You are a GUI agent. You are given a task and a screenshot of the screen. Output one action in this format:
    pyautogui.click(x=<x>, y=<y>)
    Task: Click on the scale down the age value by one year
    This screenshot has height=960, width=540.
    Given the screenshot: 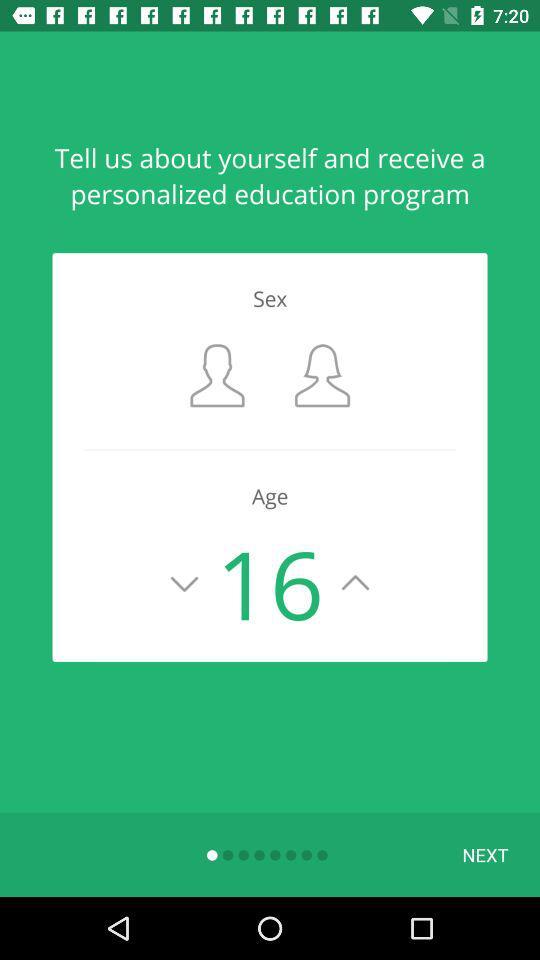 What is the action you would take?
    pyautogui.click(x=184, y=583)
    